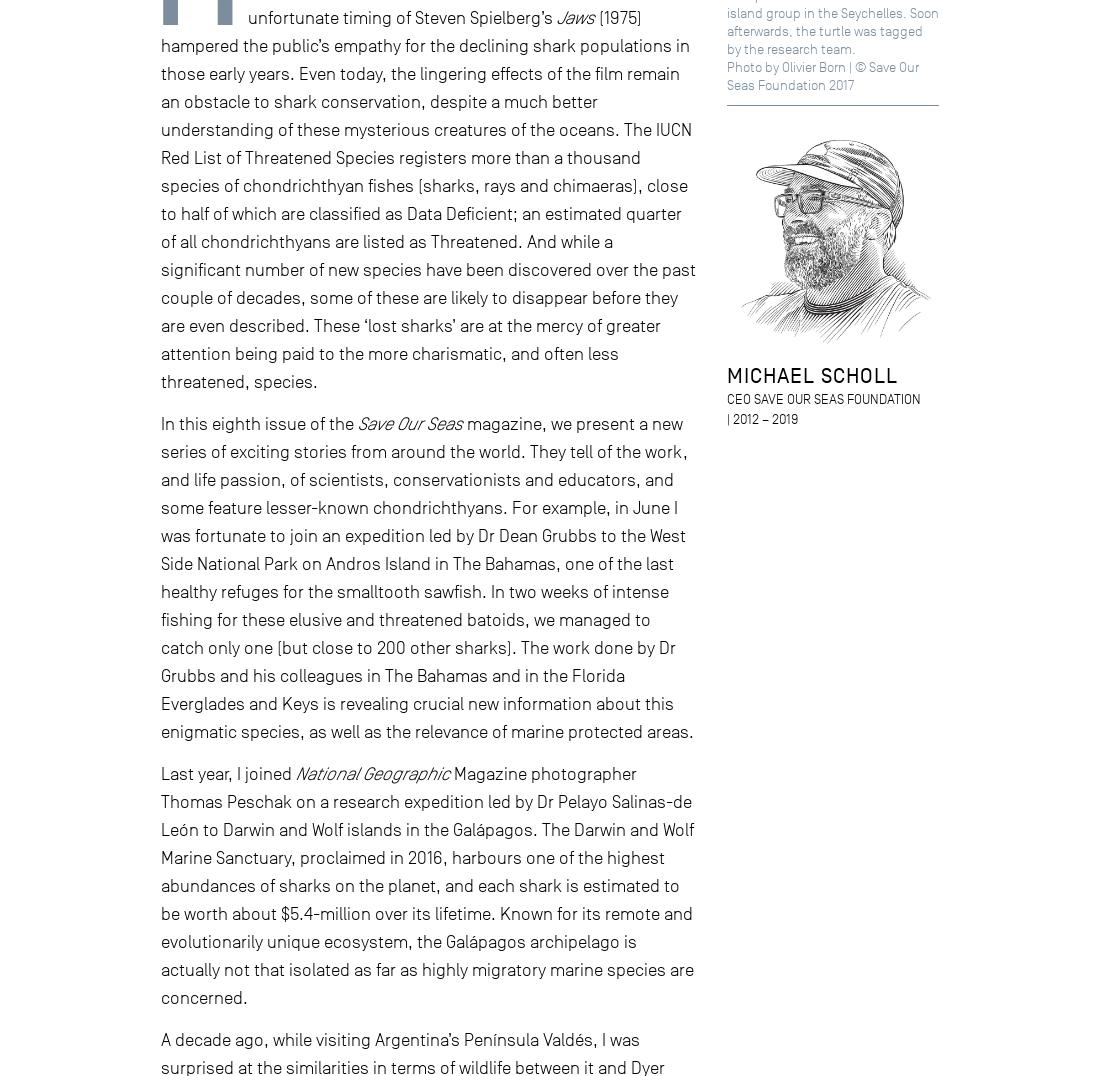  What do you see at coordinates (823, 409) in the screenshot?
I see `'CEO Save Our Seas Foundation | 2012 – 2019'` at bounding box center [823, 409].